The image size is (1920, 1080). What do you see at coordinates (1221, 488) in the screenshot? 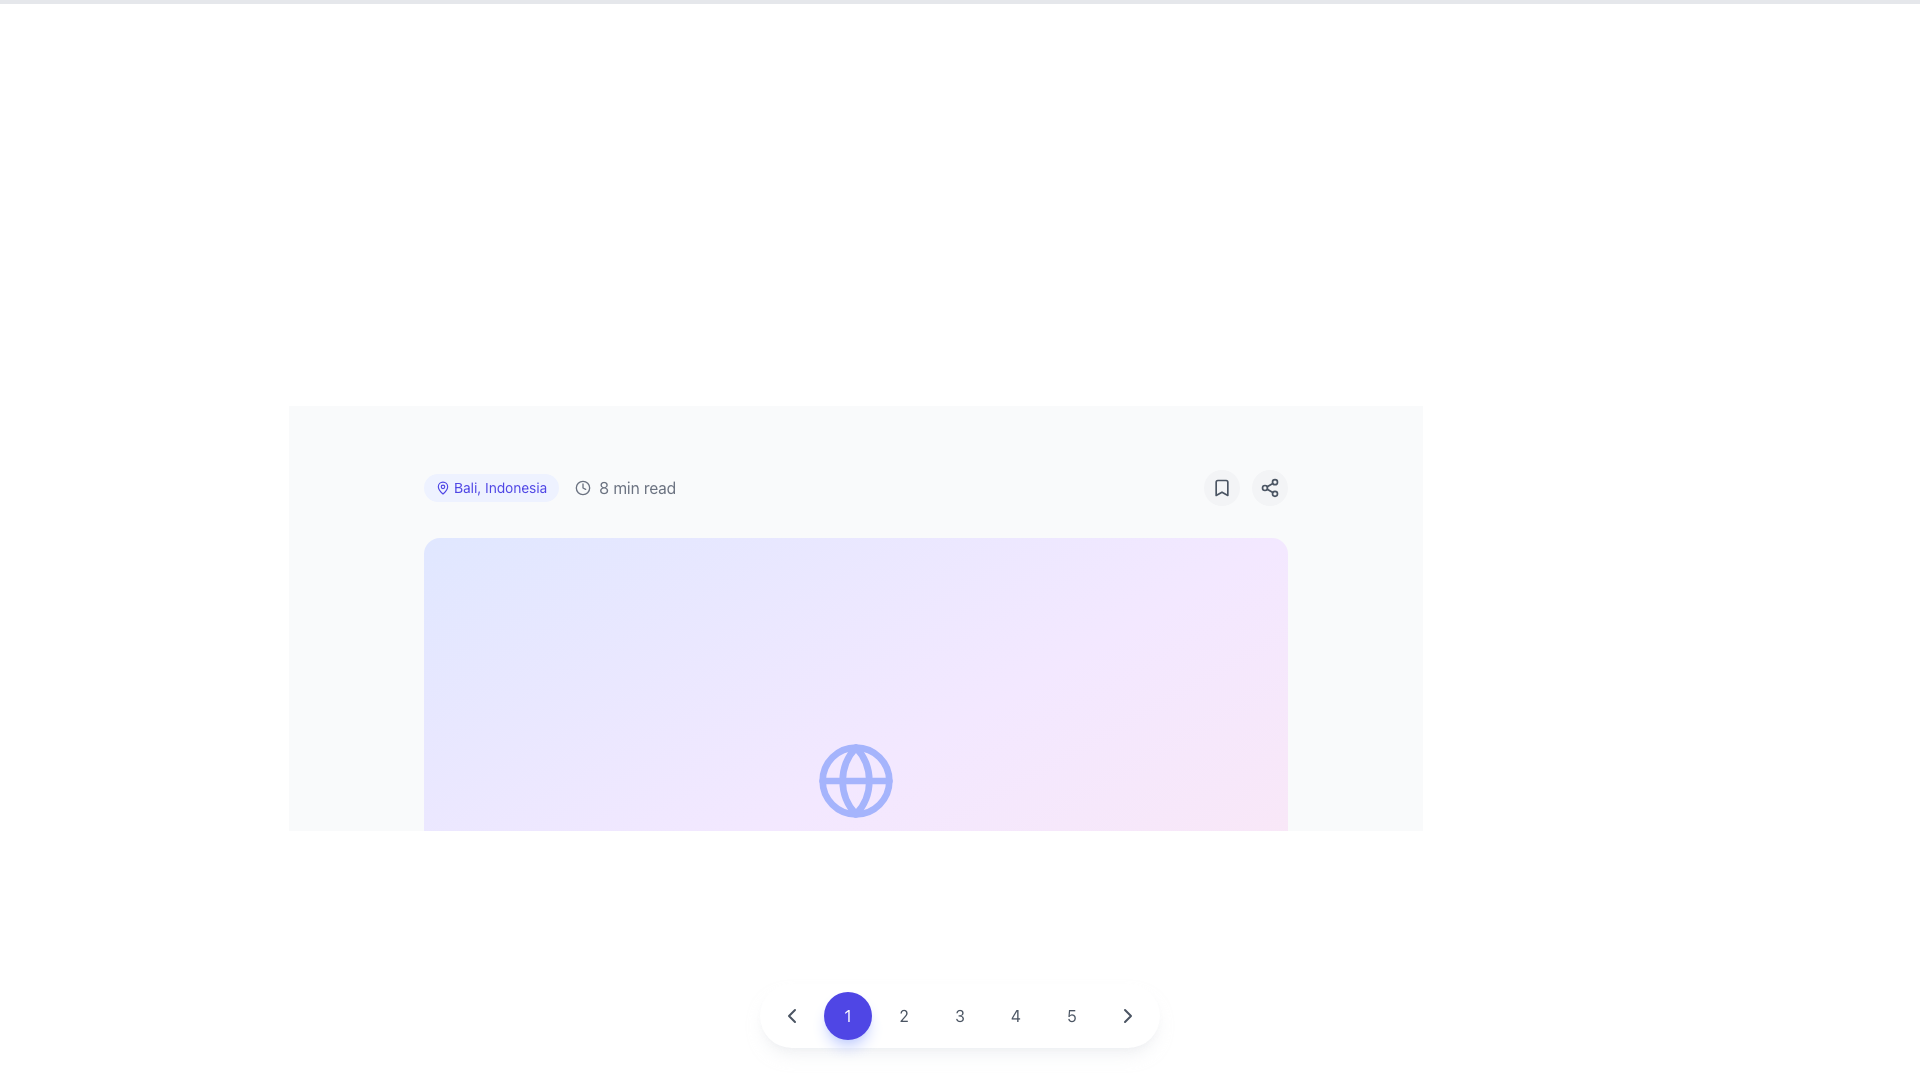
I see `the bookmark indicator icon button located near the top-right corner of the content frame` at bounding box center [1221, 488].